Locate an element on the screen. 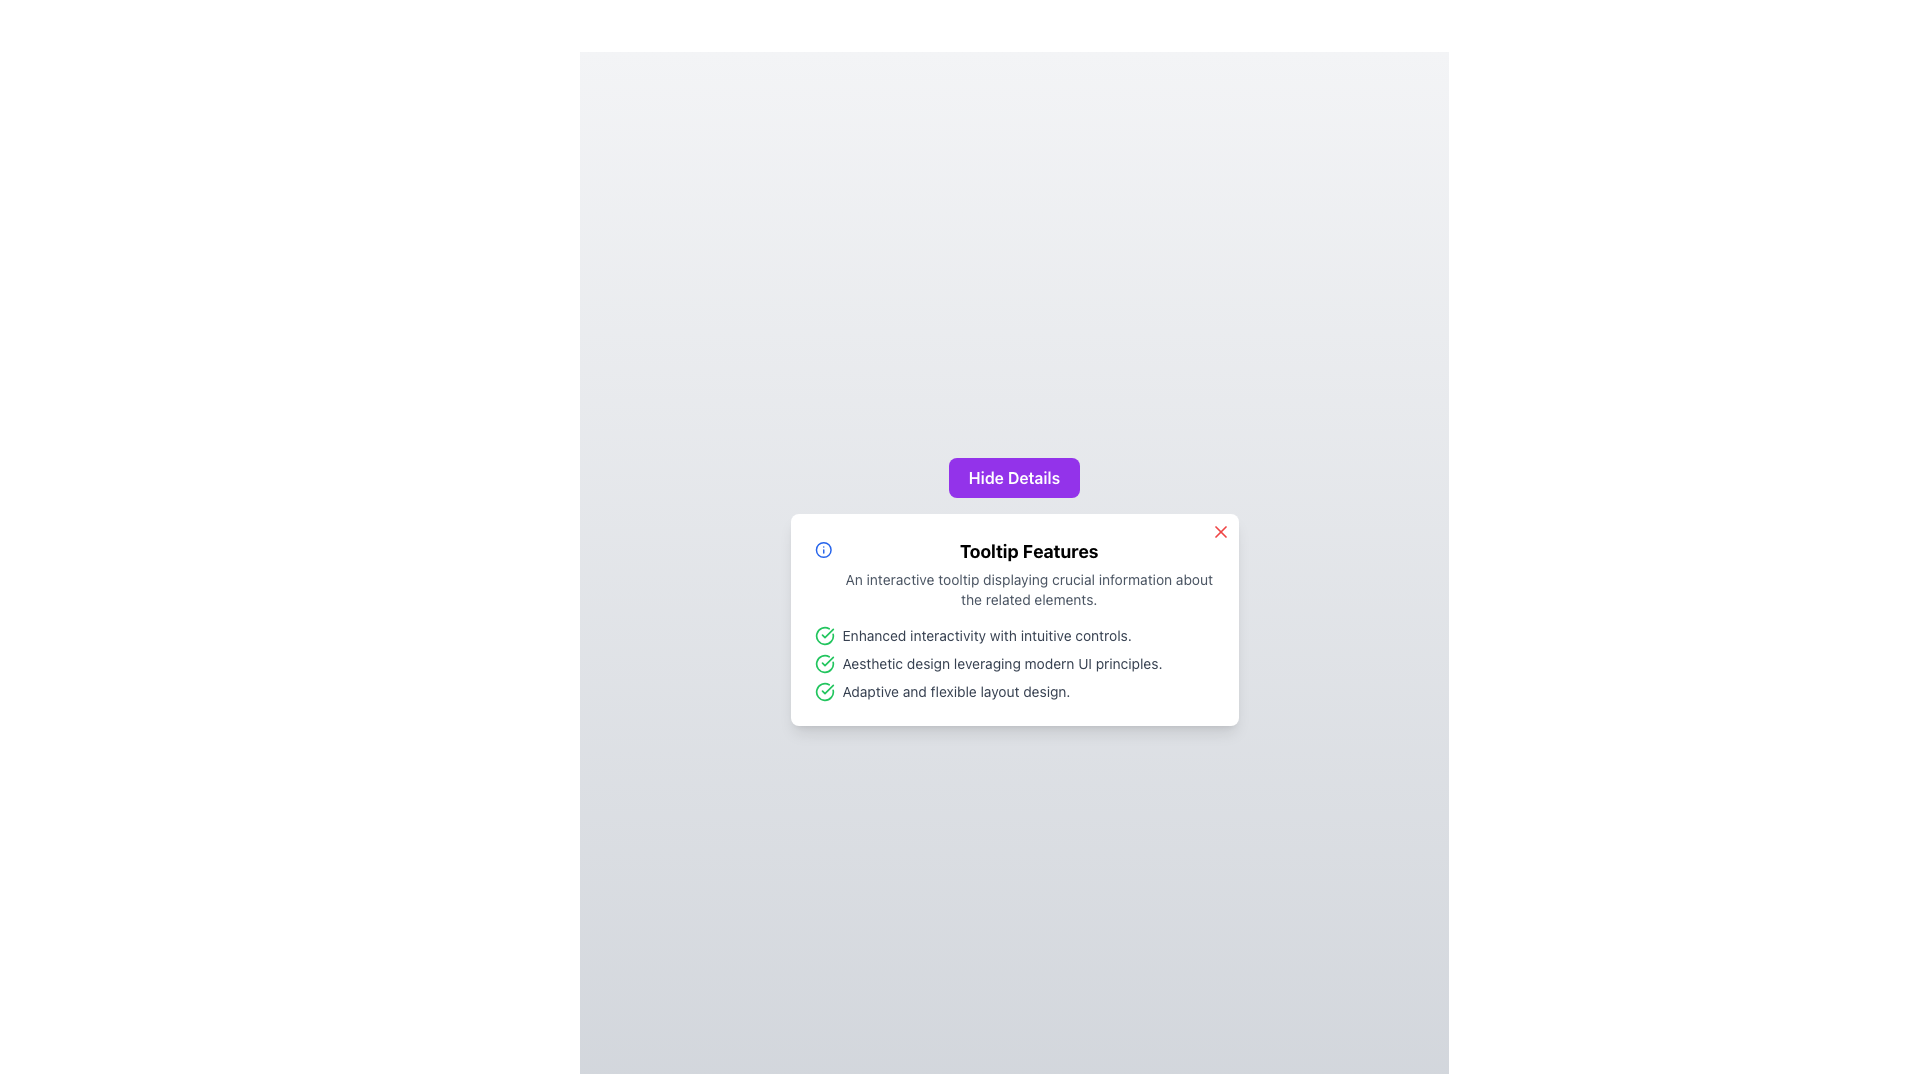  text of the UI element containing a green checkmark icon and the label 'Enhanced interactivity with intuitive controls.' located in the middle section of the 'Tooltip Features' popup is located at coordinates (1014, 636).